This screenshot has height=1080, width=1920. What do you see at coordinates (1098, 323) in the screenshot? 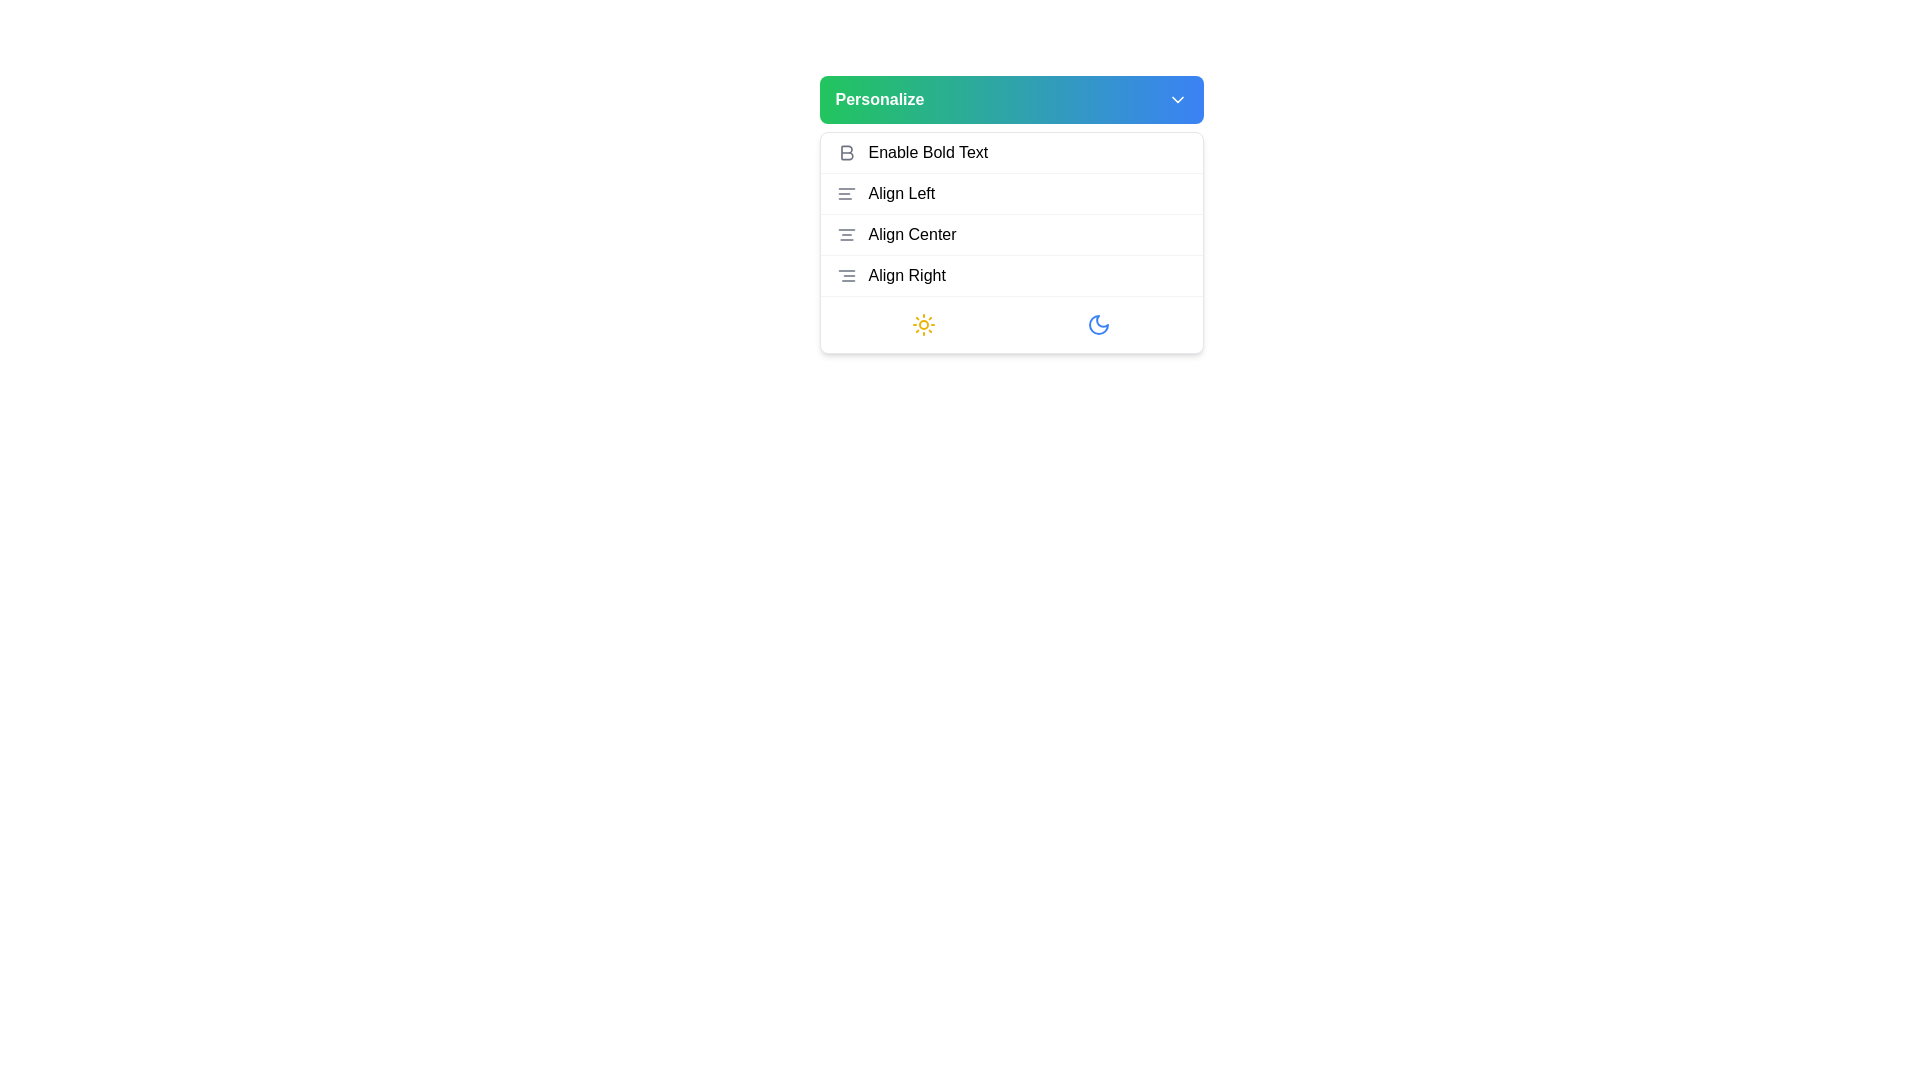
I see `the moon icon located in the menu settings section, adjacent to the lightbulb icon` at bounding box center [1098, 323].